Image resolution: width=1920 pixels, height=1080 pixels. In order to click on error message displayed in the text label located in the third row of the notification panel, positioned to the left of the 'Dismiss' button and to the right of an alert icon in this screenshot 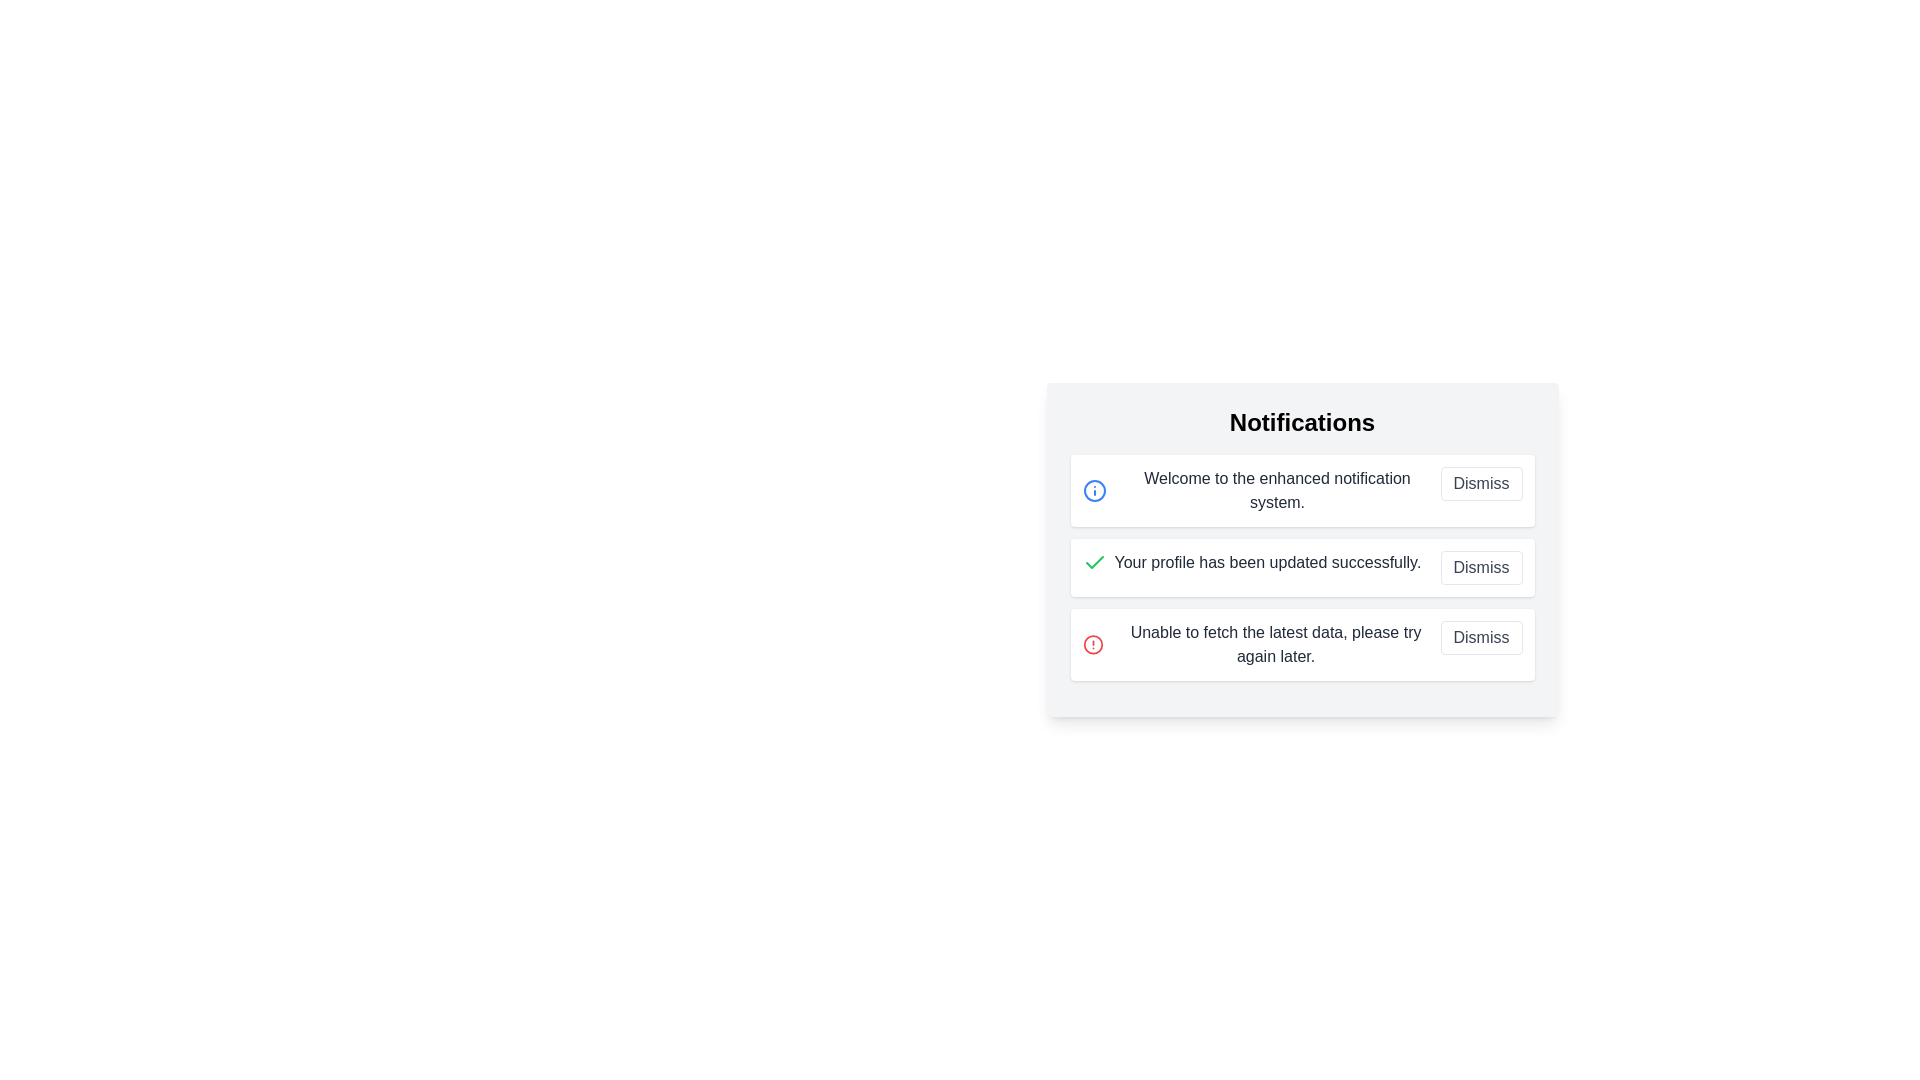, I will do `click(1275, 644)`.